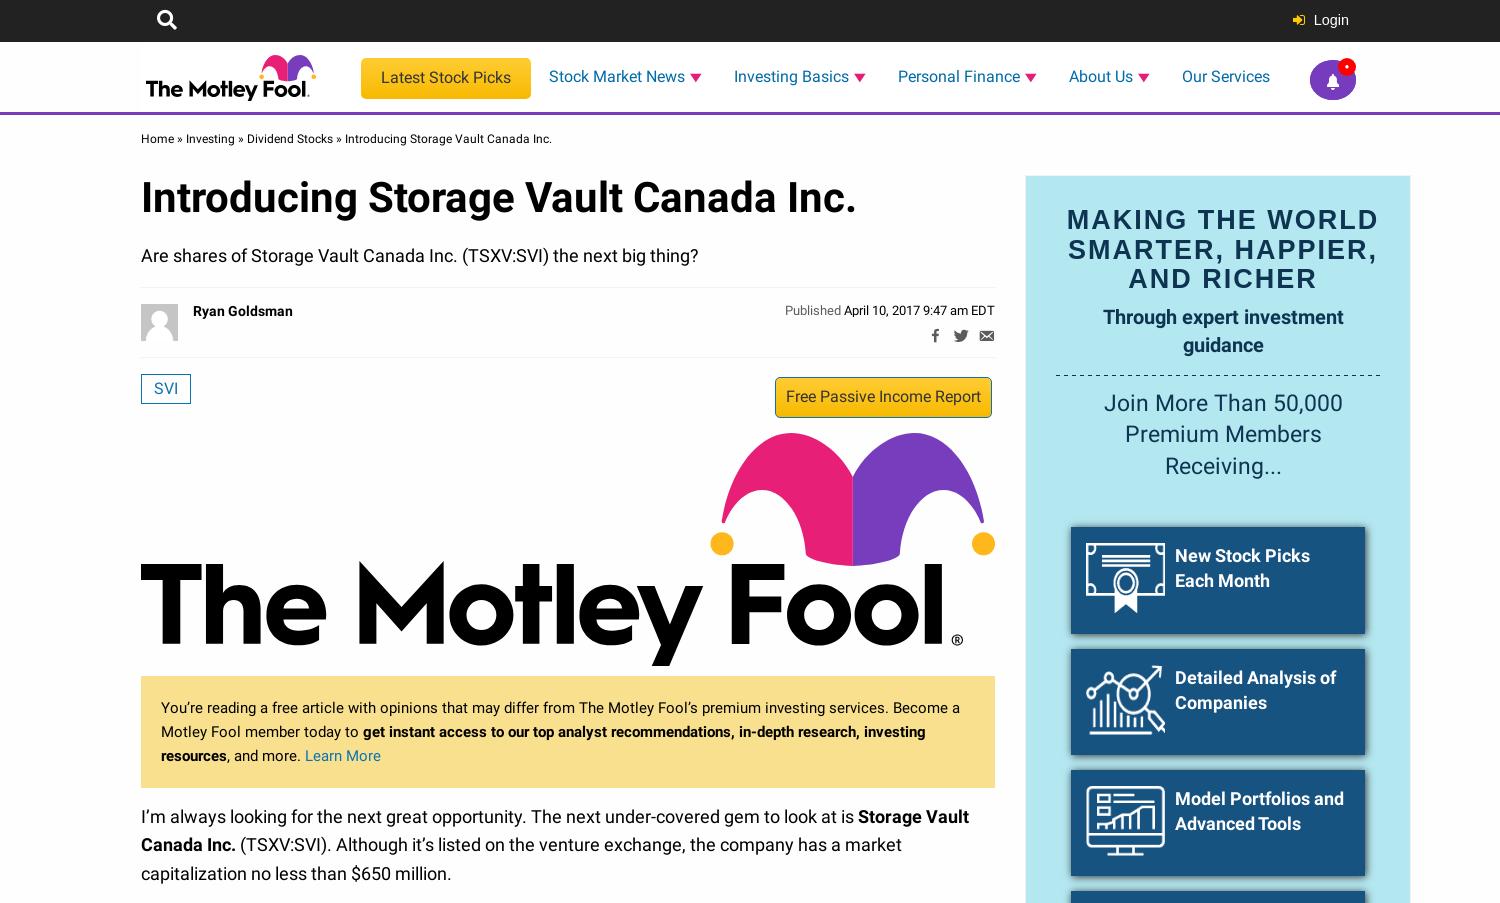 Image resolution: width=1500 pixels, height=903 pixels. I want to click on 'Buy 92 Shares in This Stock for $1,699 in Passive Income in 2024', so click(141, 847).